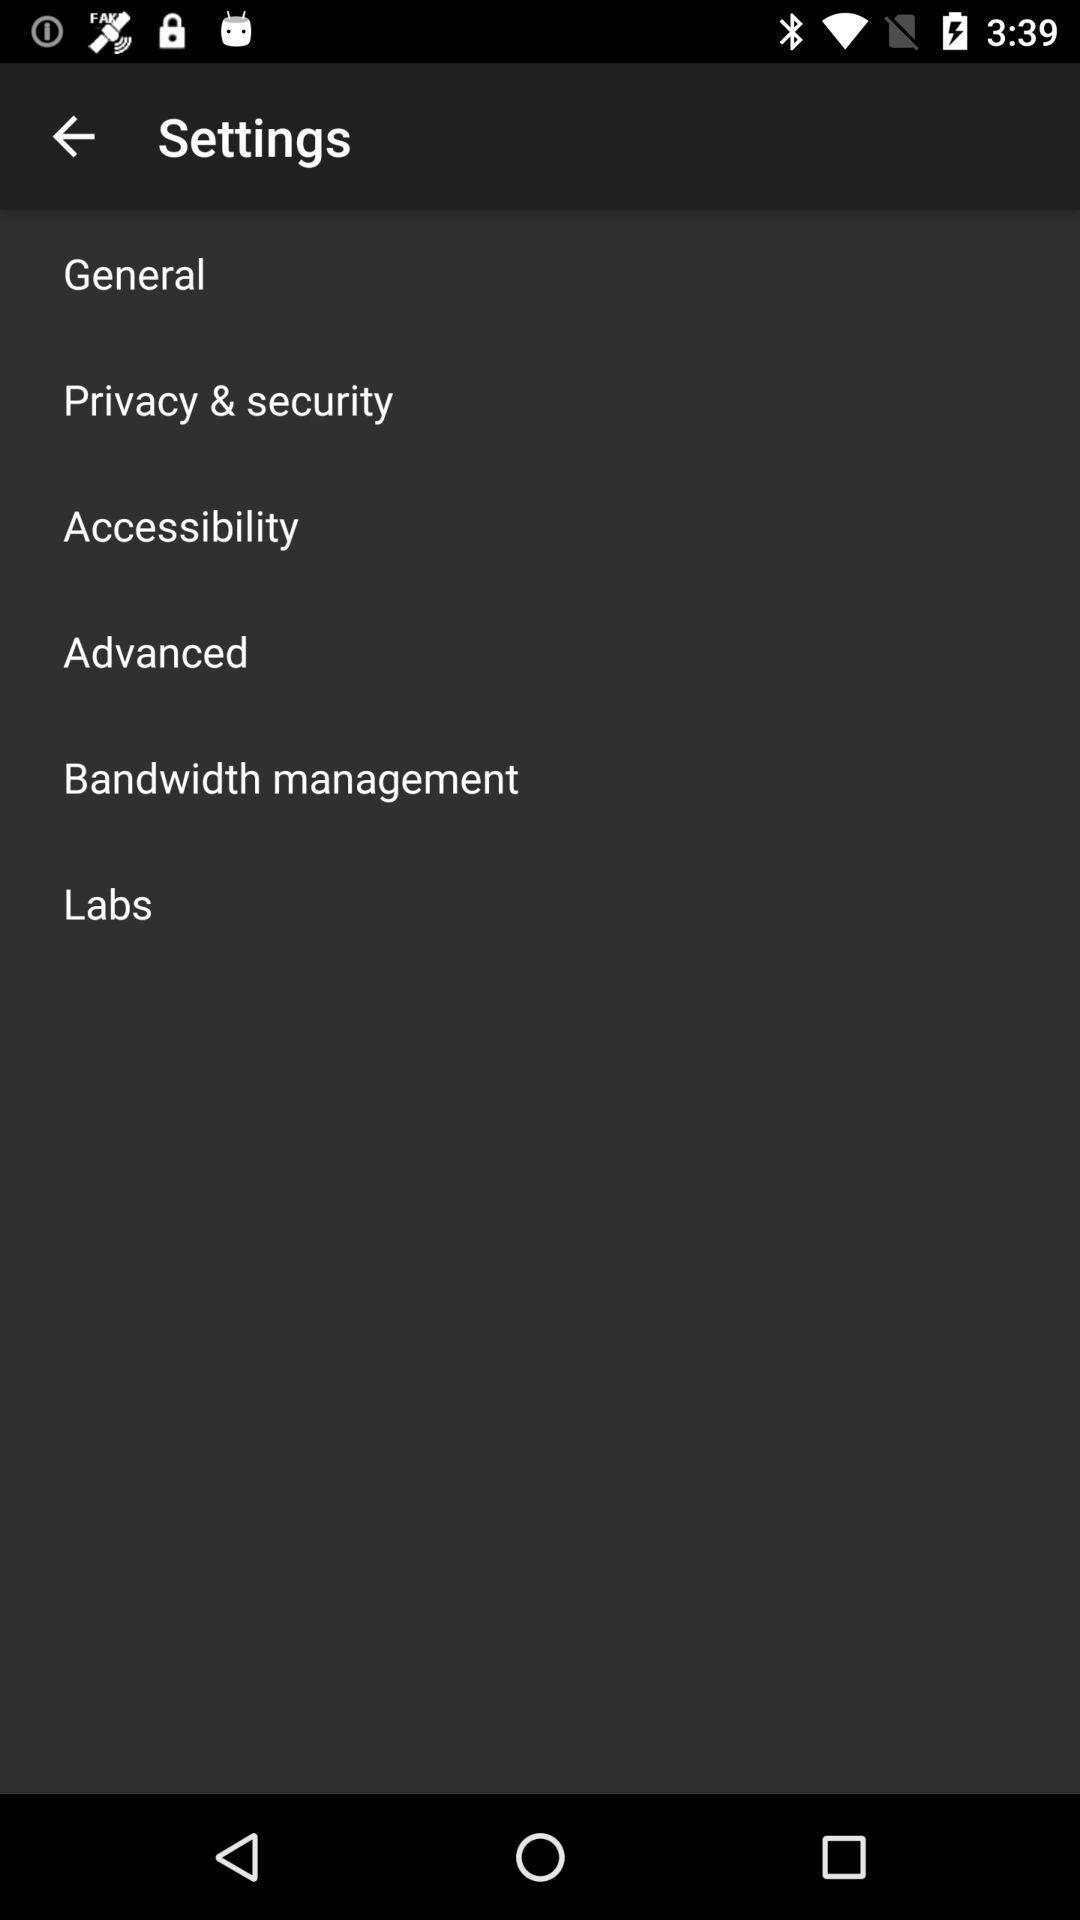 This screenshot has width=1080, height=1920. What do you see at coordinates (108, 901) in the screenshot?
I see `labs item` at bounding box center [108, 901].